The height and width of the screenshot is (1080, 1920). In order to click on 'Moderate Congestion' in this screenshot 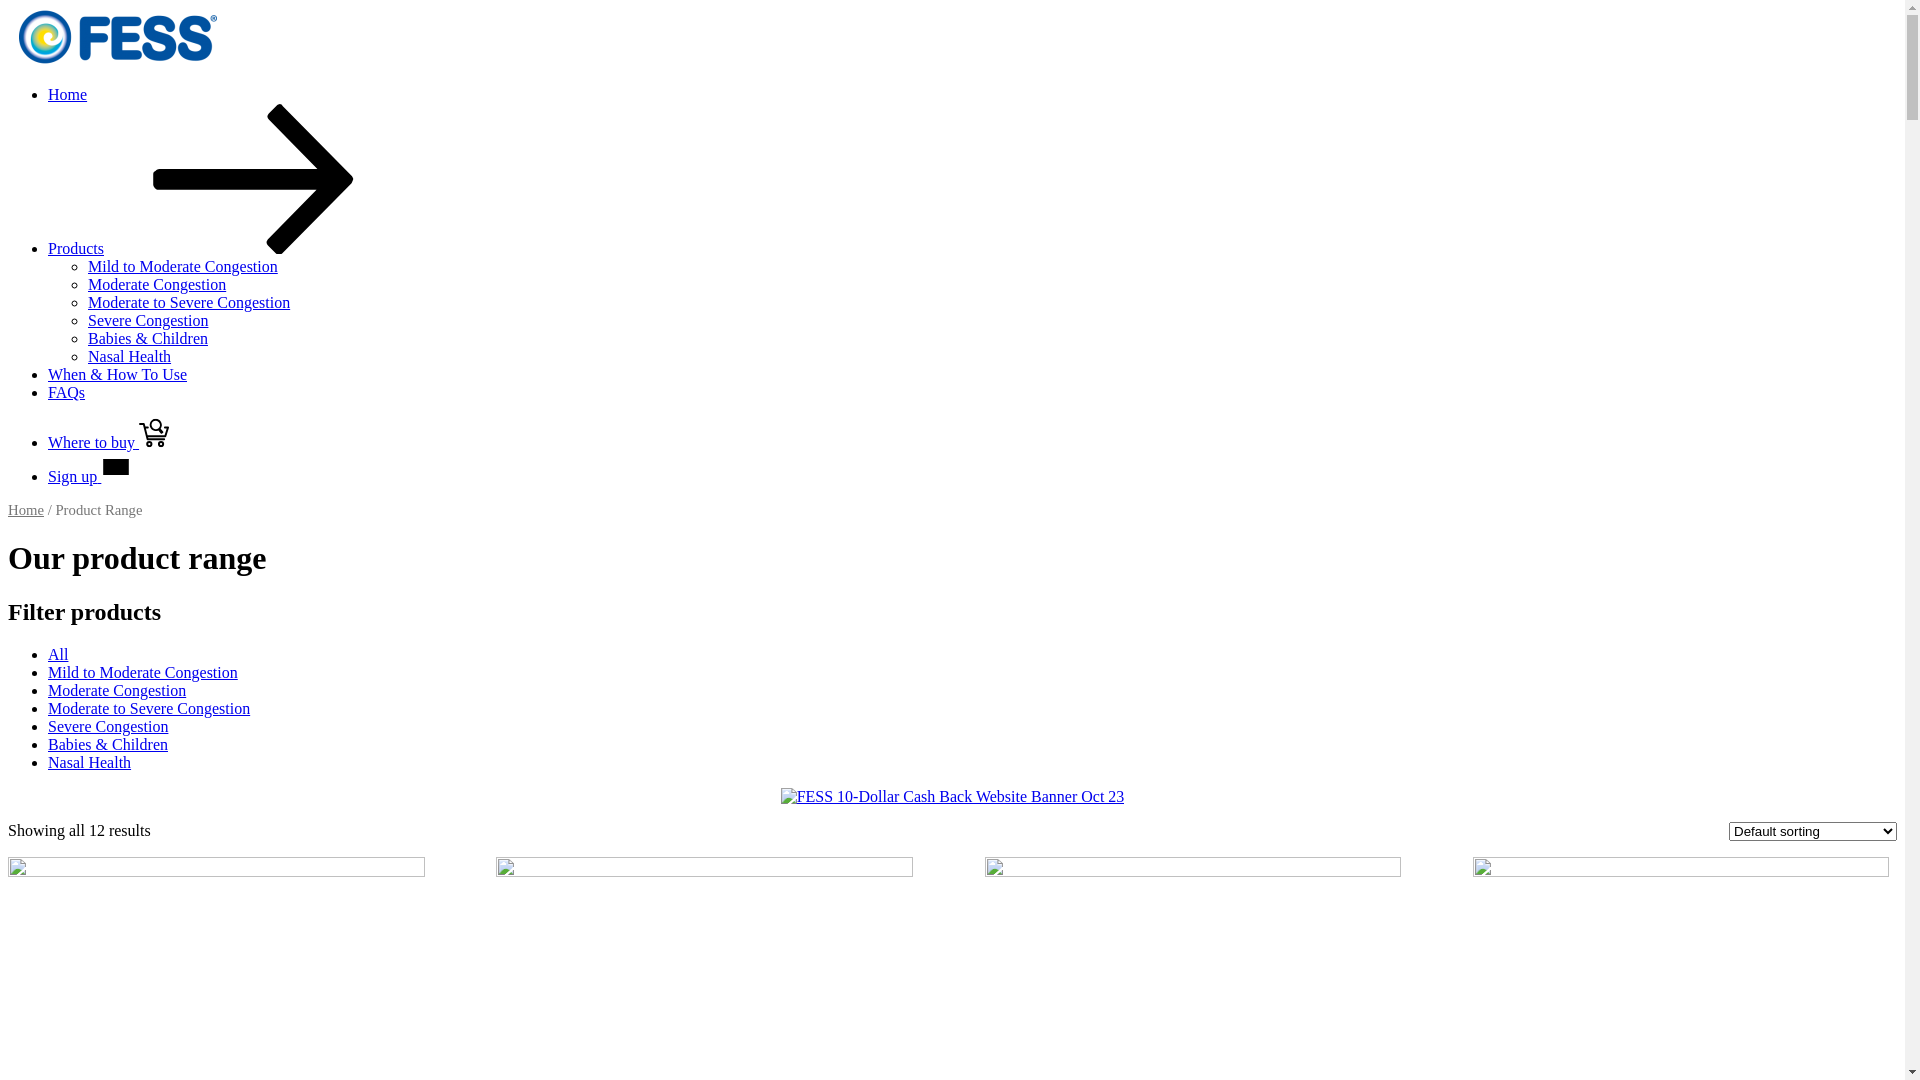, I will do `click(115, 689)`.